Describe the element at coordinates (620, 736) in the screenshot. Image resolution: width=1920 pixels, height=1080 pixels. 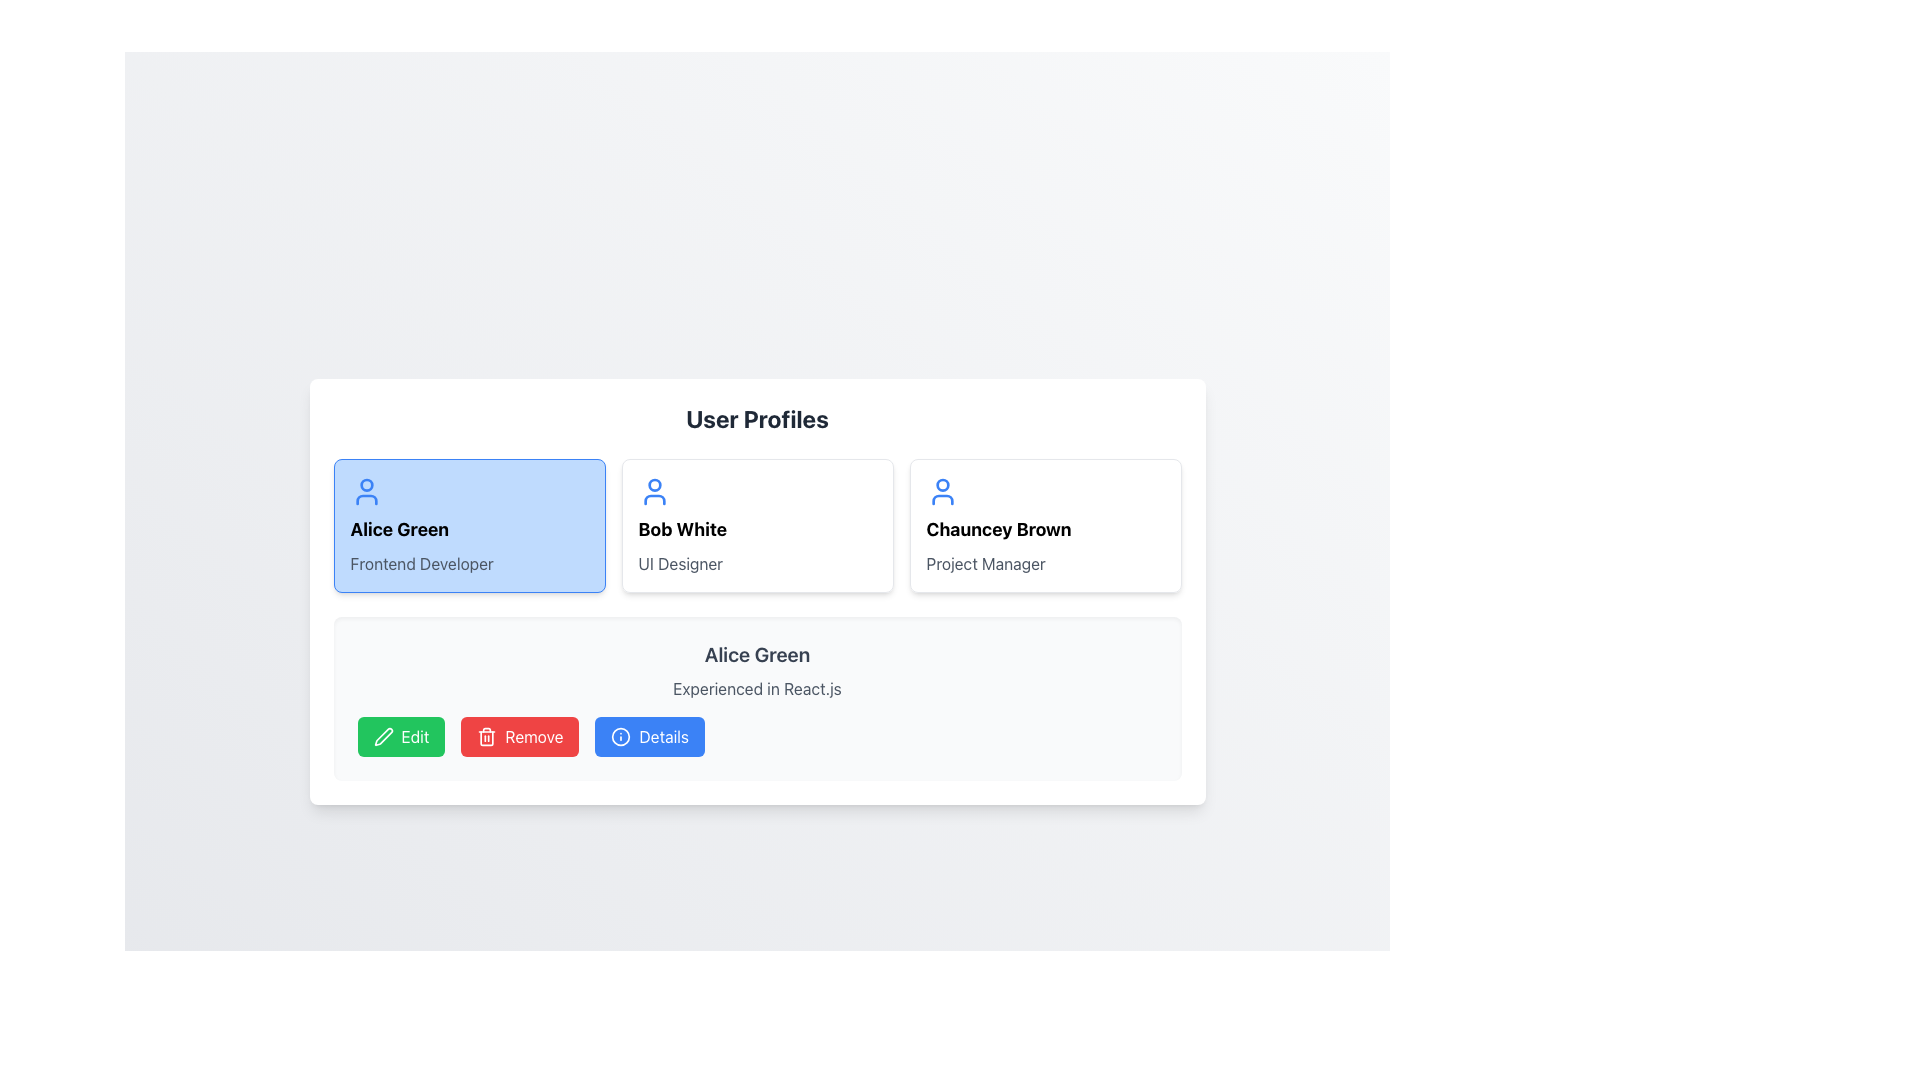
I see `the 'Details' icon positioned on the blue 'Details' button to the left of the button's text label at the bottom-right of Alice Green's user profile card` at that location.